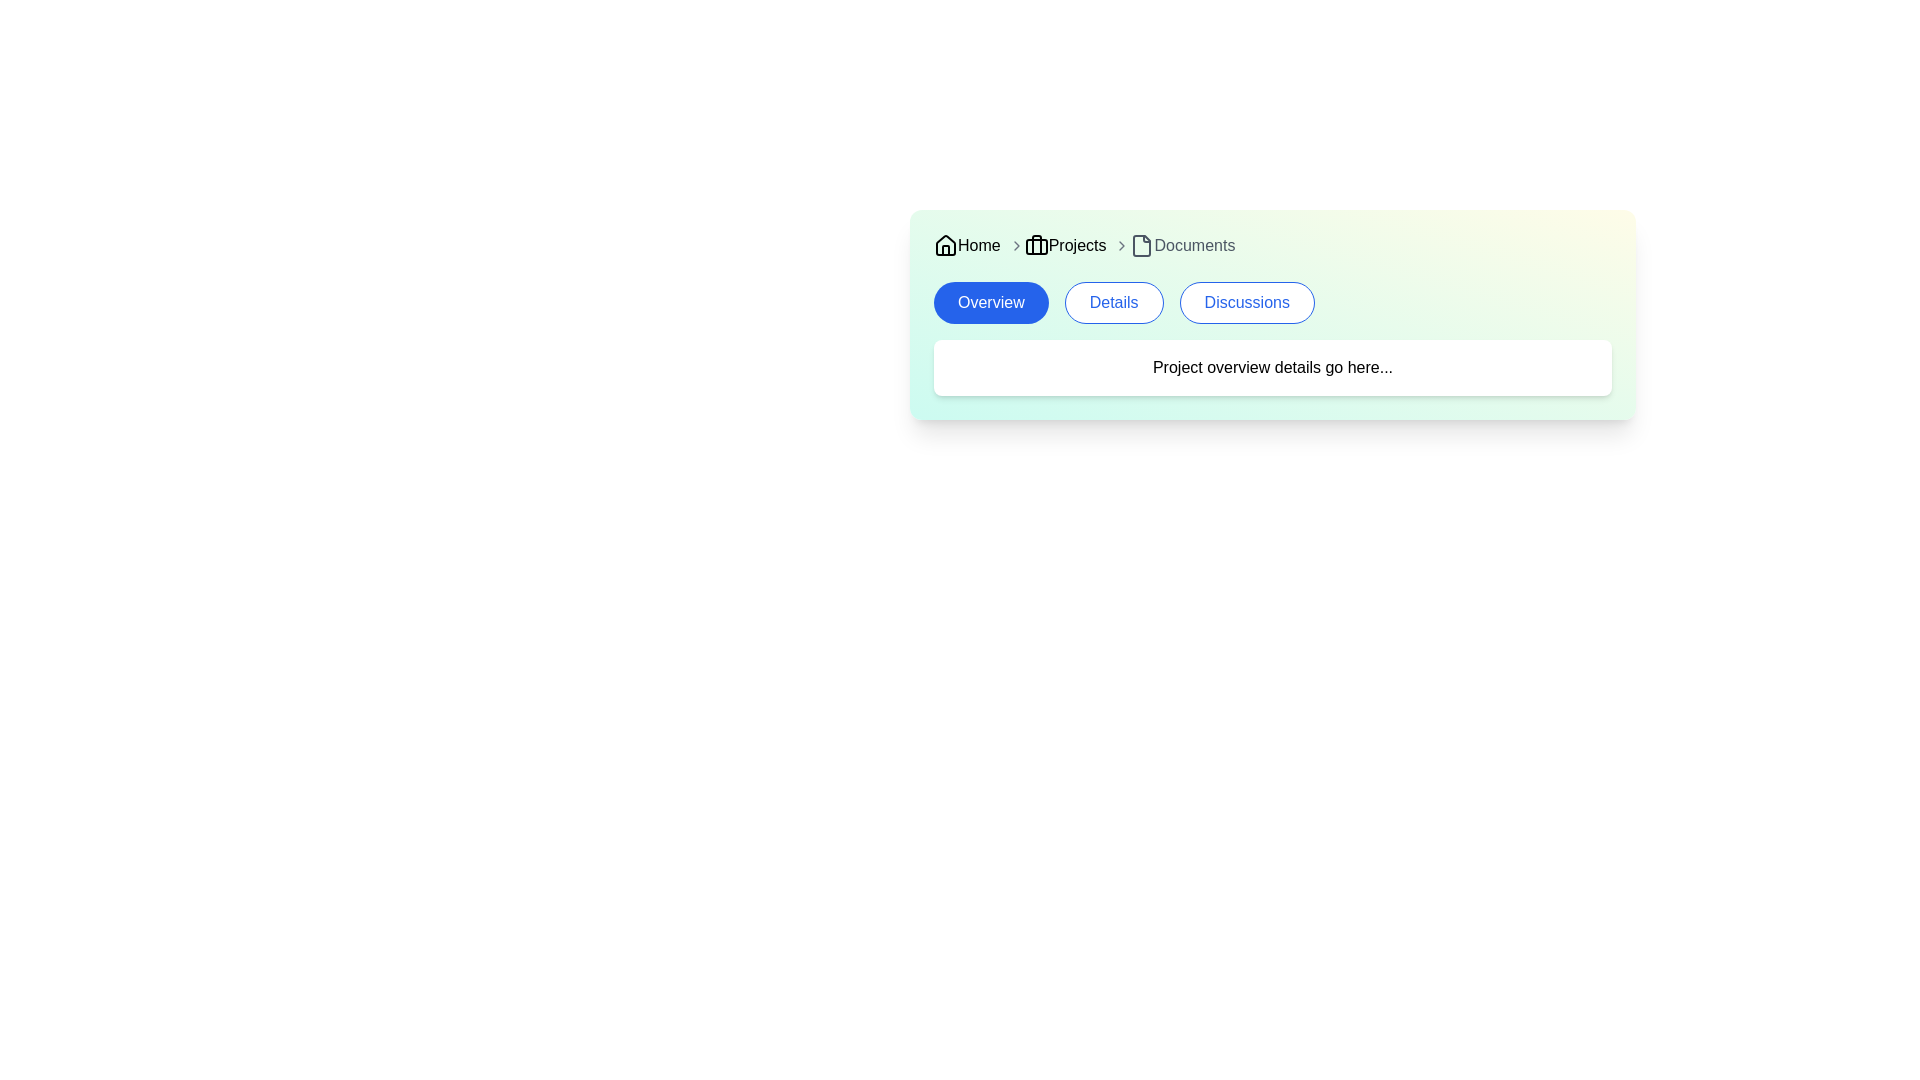 Image resolution: width=1920 pixels, height=1080 pixels. I want to click on the introductory static text that provides an overview of the associated project, located under the navigational buttons like 'Overview', 'Details', and 'Discussions', so click(1271, 367).